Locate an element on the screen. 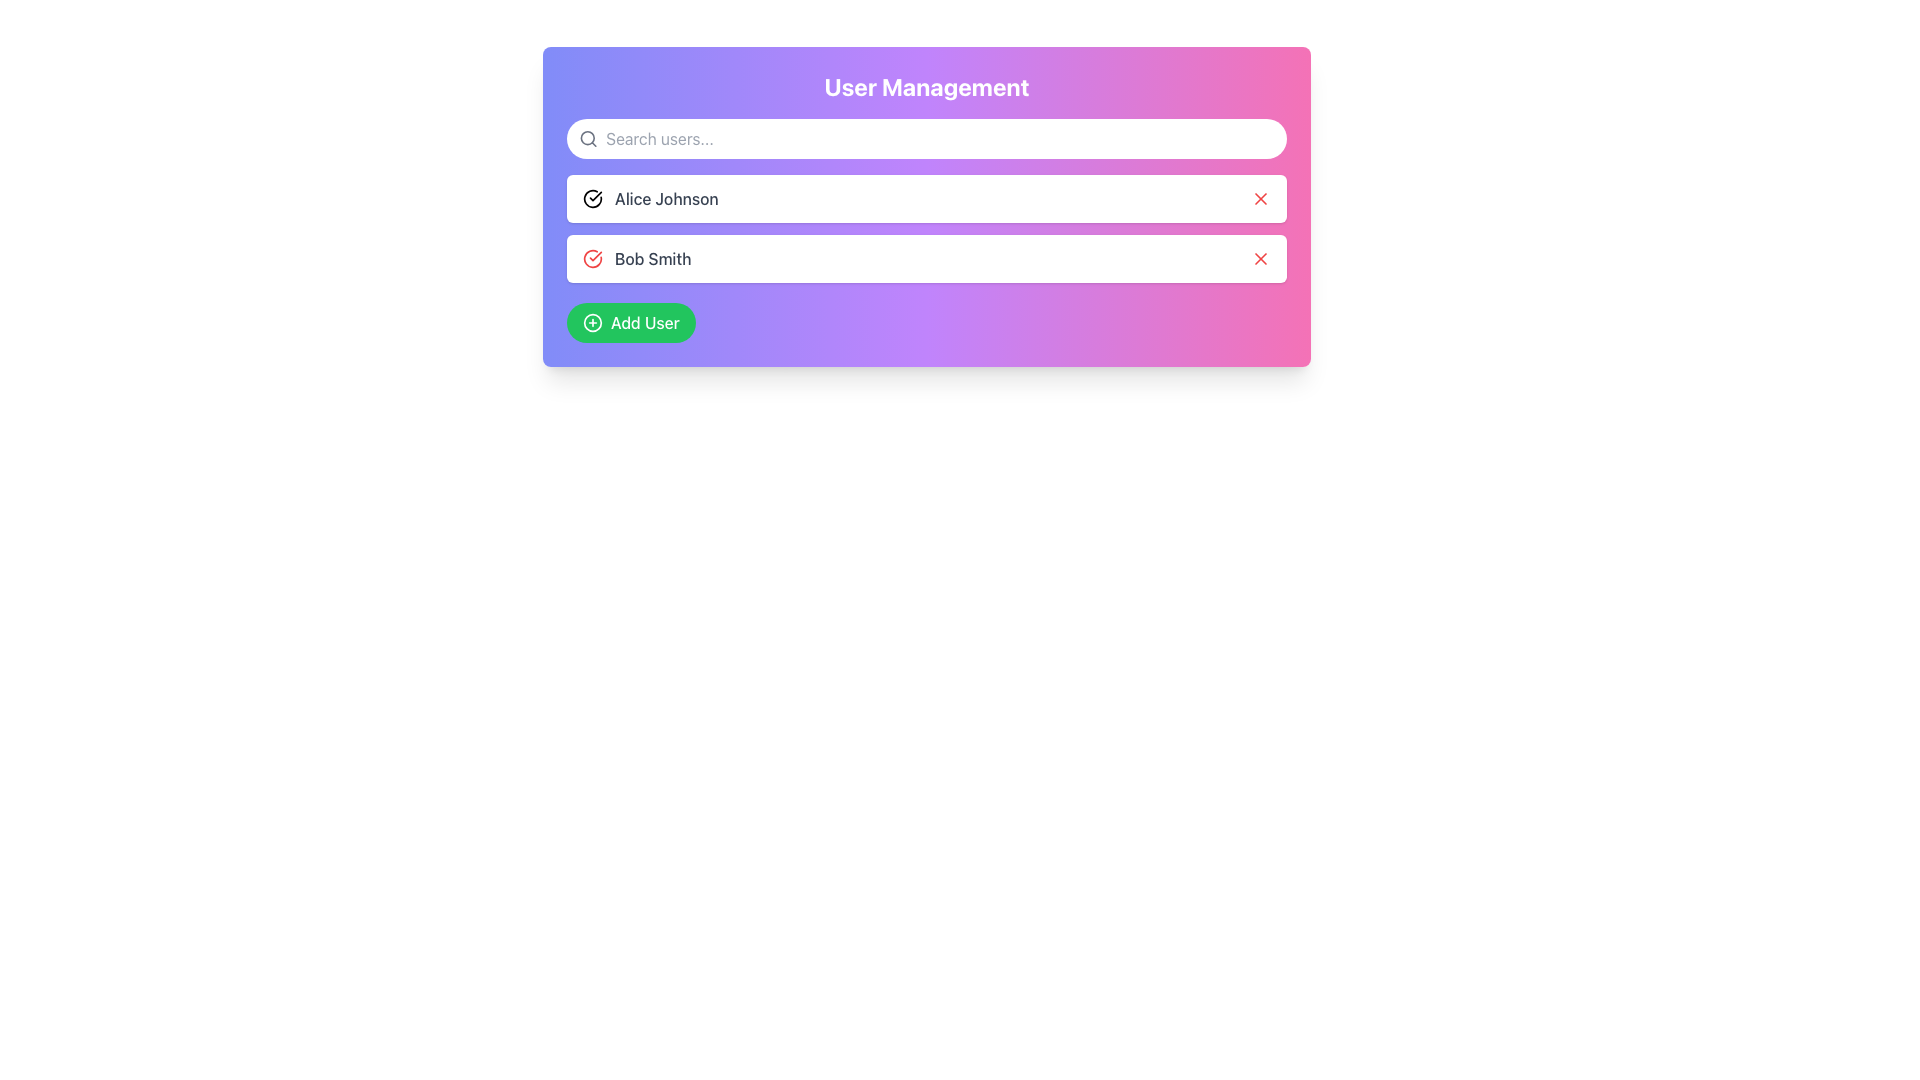 This screenshot has width=1920, height=1080. the verification icon to the left of 'Alice Johnson', which signifies that the user is verified or in good standing is located at coordinates (592, 199).